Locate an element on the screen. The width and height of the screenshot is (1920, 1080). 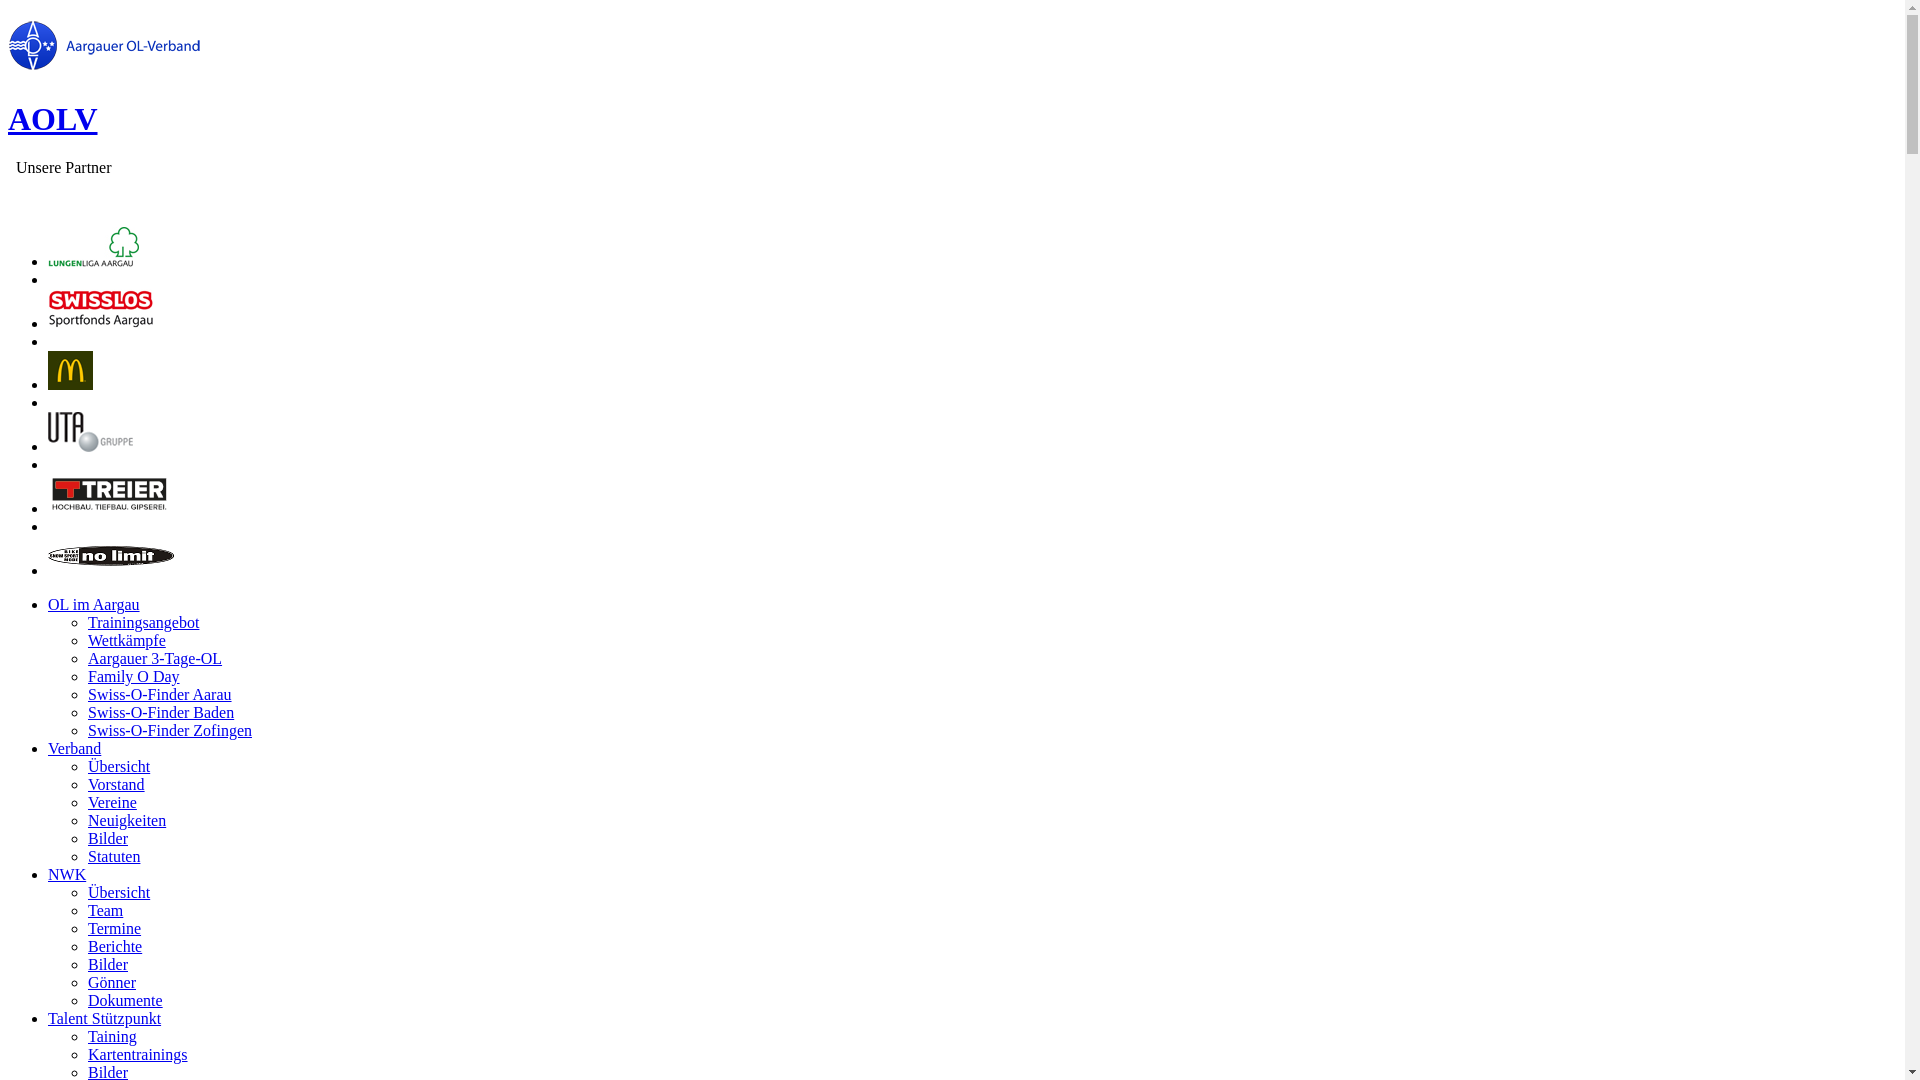
'Termine' is located at coordinates (113, 928).